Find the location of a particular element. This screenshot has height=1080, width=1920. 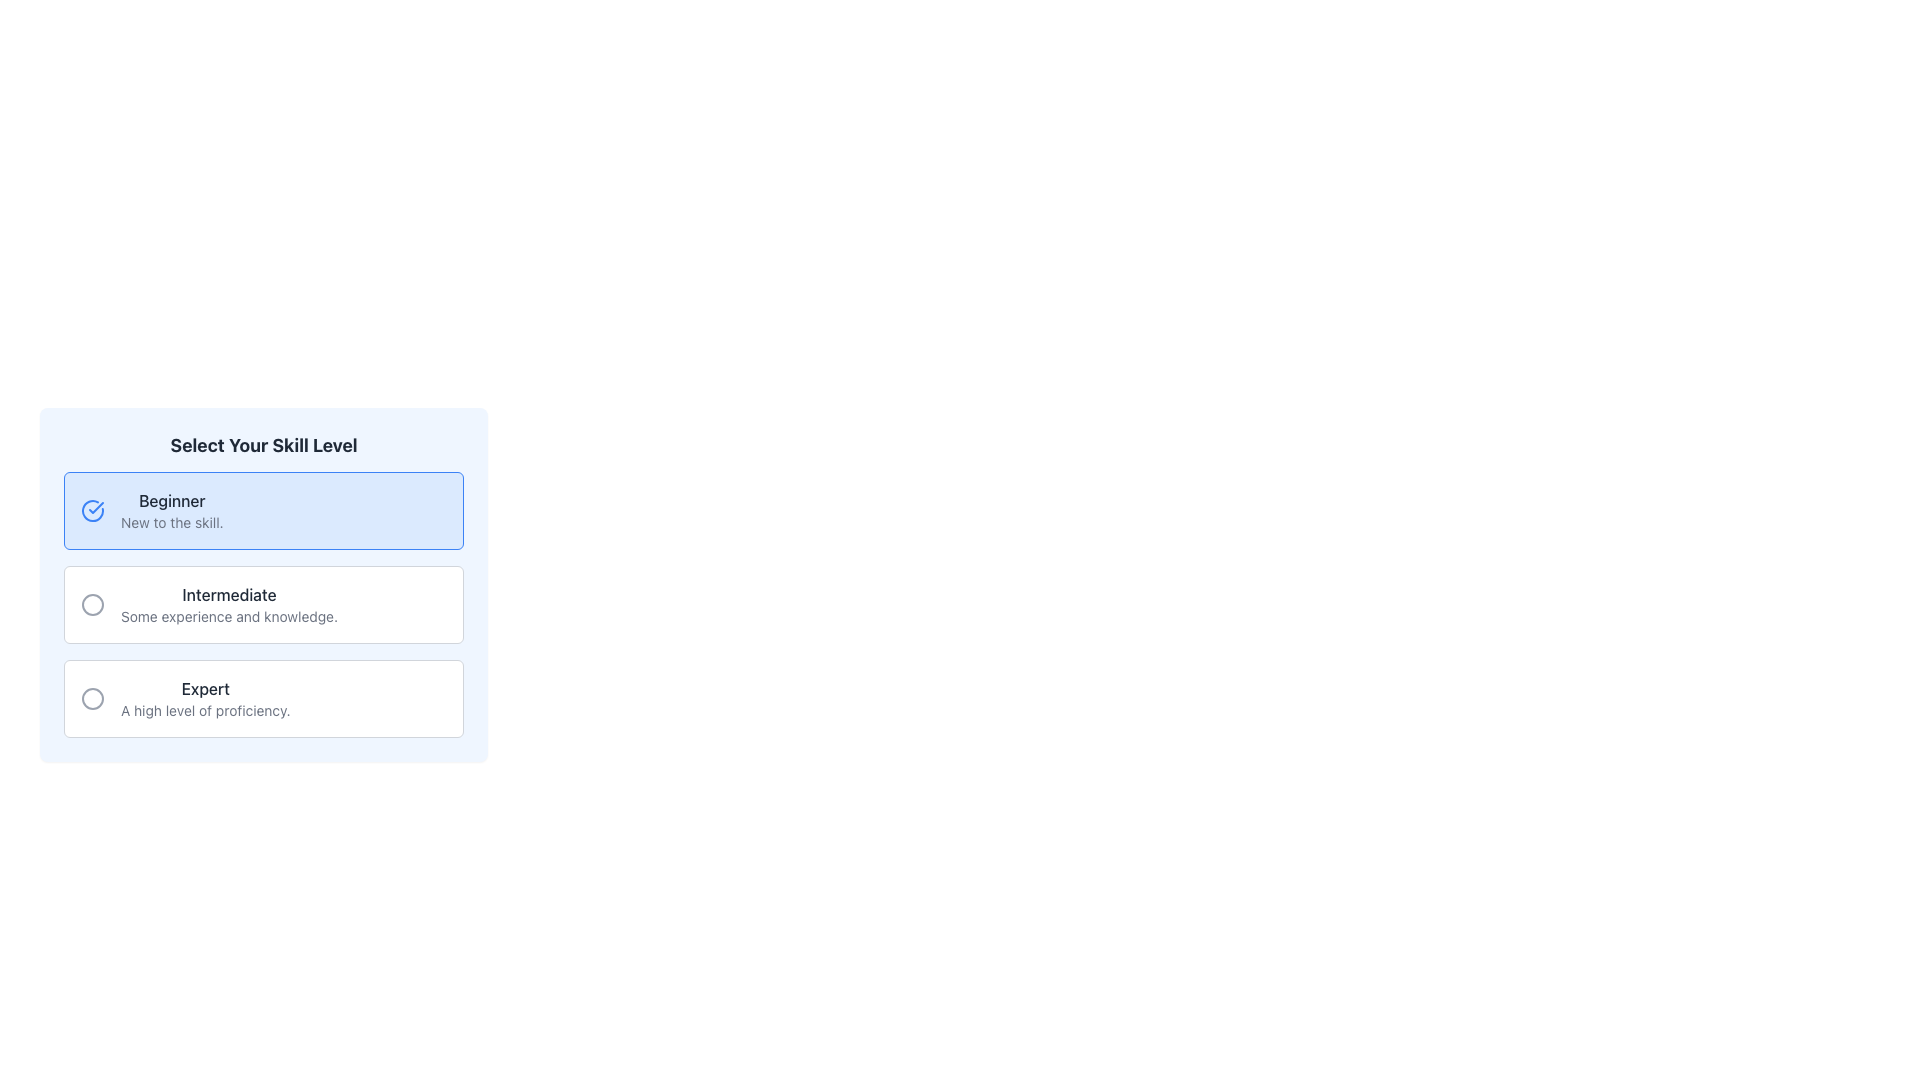

the empty circular radio button located to the left of the 'Expert' text in the skill selection section is located at coordinates (91, 697).